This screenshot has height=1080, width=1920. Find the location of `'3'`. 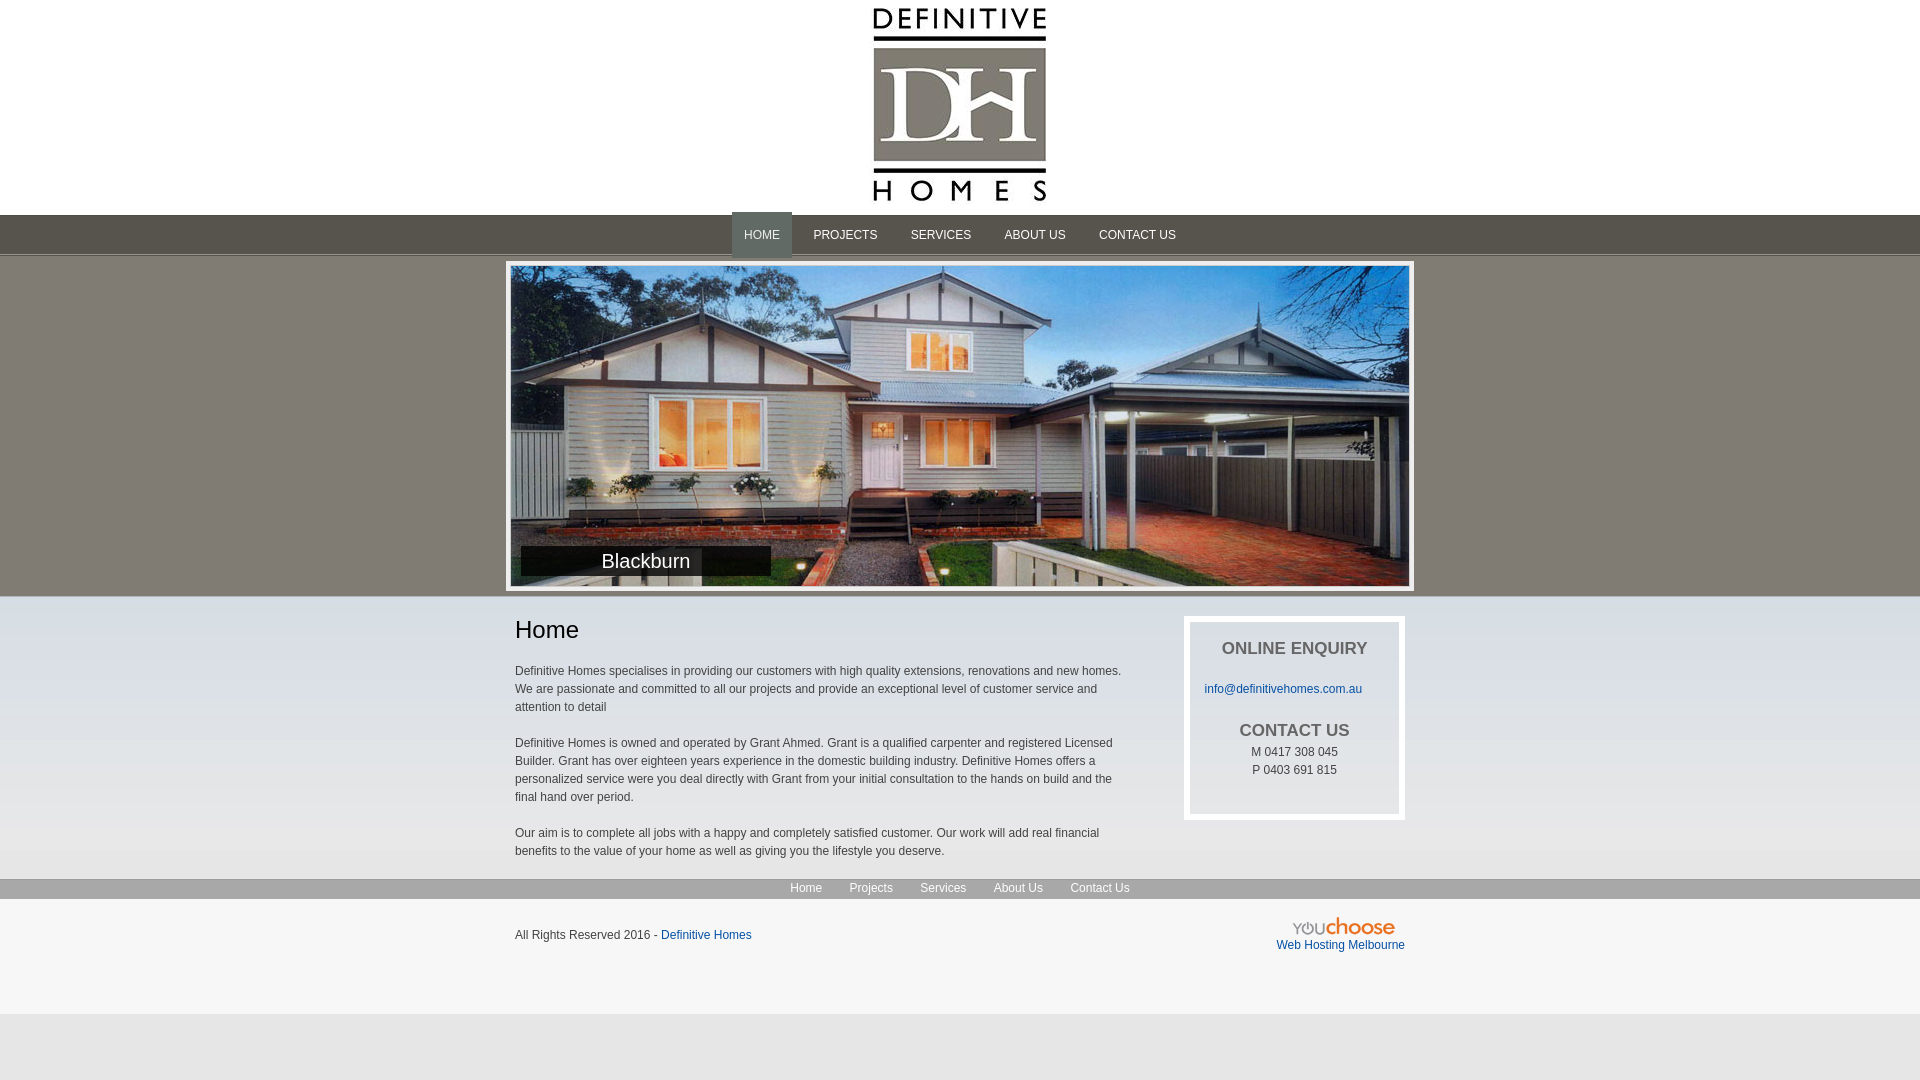

'3' is located at coordinates (958, 281).